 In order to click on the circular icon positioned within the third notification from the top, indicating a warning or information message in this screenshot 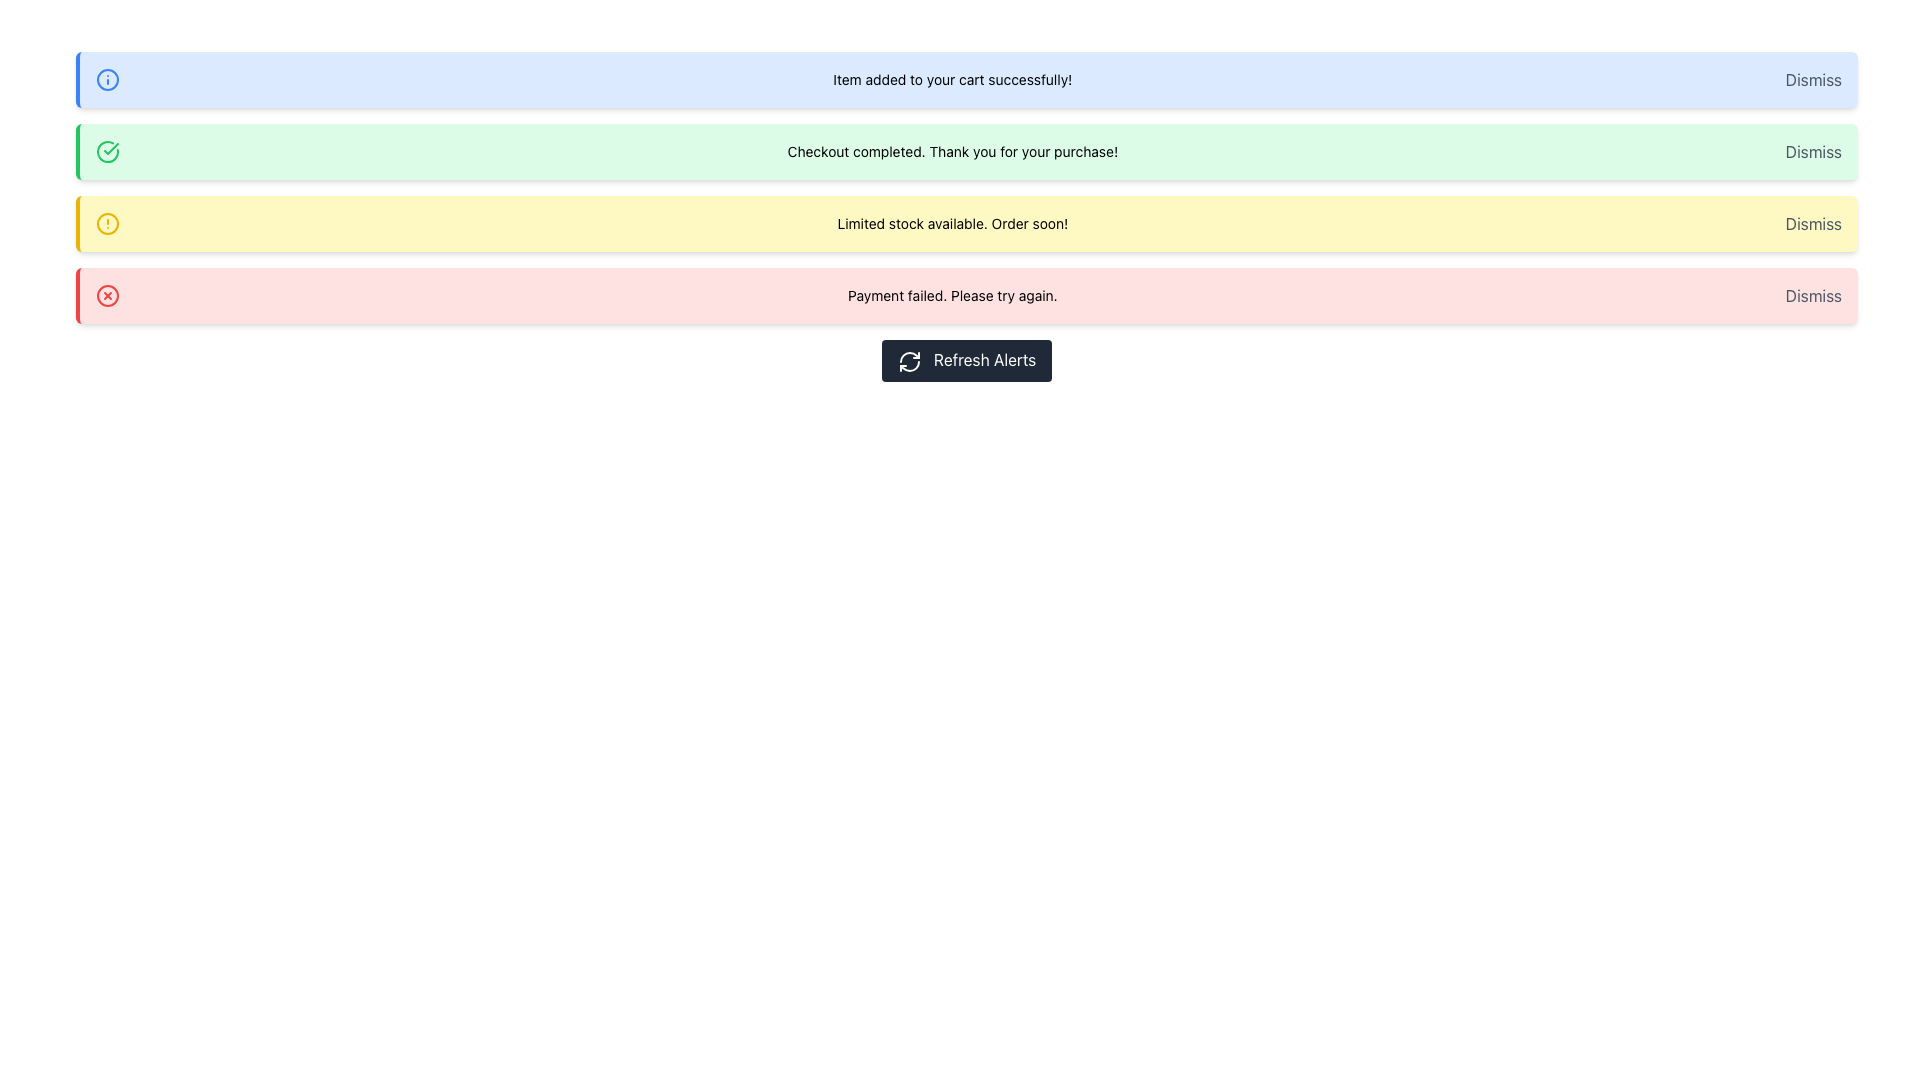, I will do `click(107, 223)`.